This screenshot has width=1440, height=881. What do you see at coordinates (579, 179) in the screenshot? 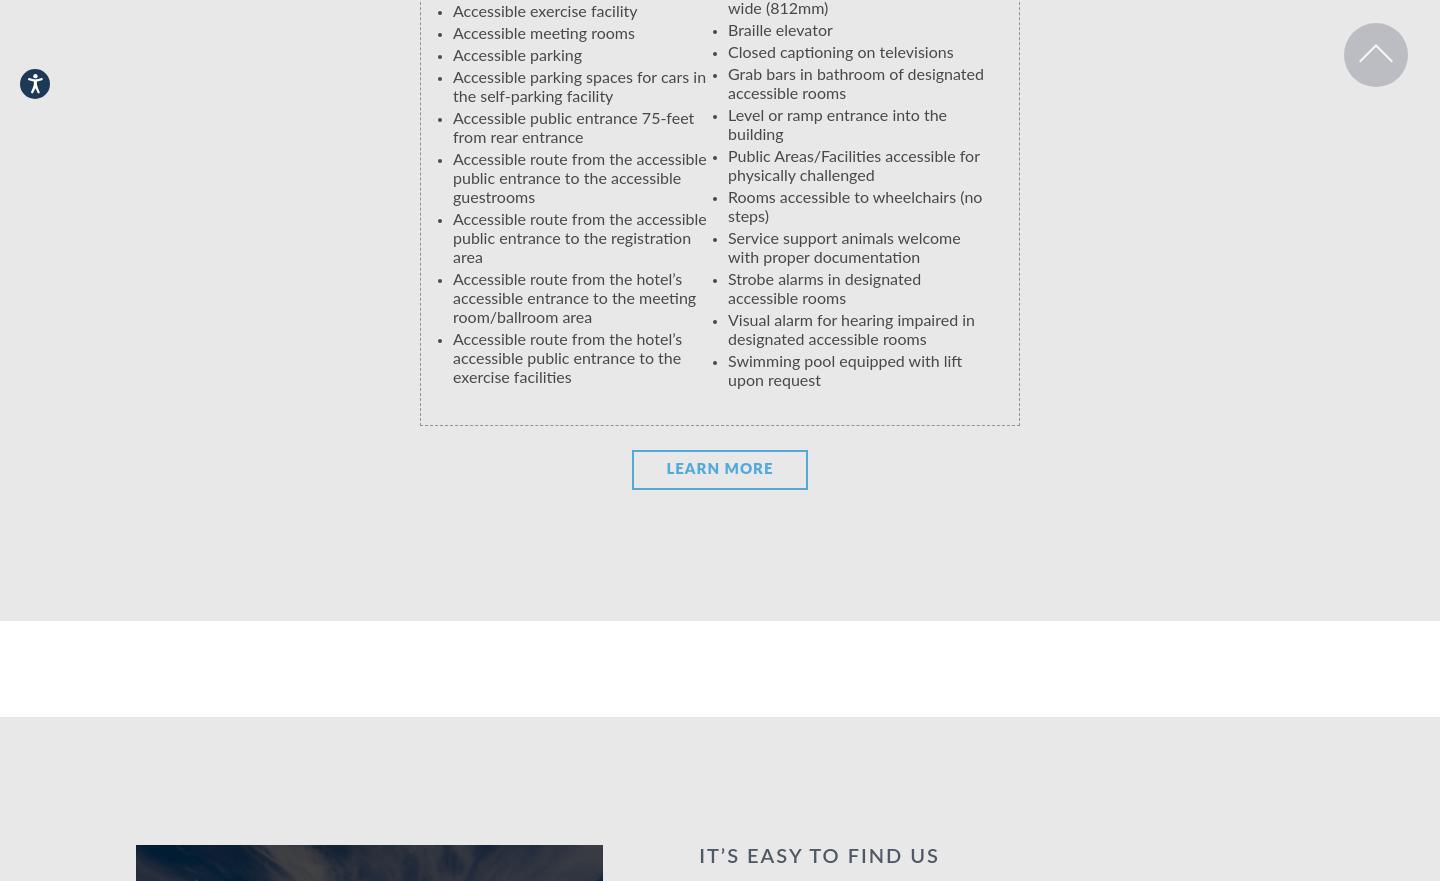
I see `'Accessible route from the accessible public entrance to the accessible guestrooms'` at bounding box center [579, 179].